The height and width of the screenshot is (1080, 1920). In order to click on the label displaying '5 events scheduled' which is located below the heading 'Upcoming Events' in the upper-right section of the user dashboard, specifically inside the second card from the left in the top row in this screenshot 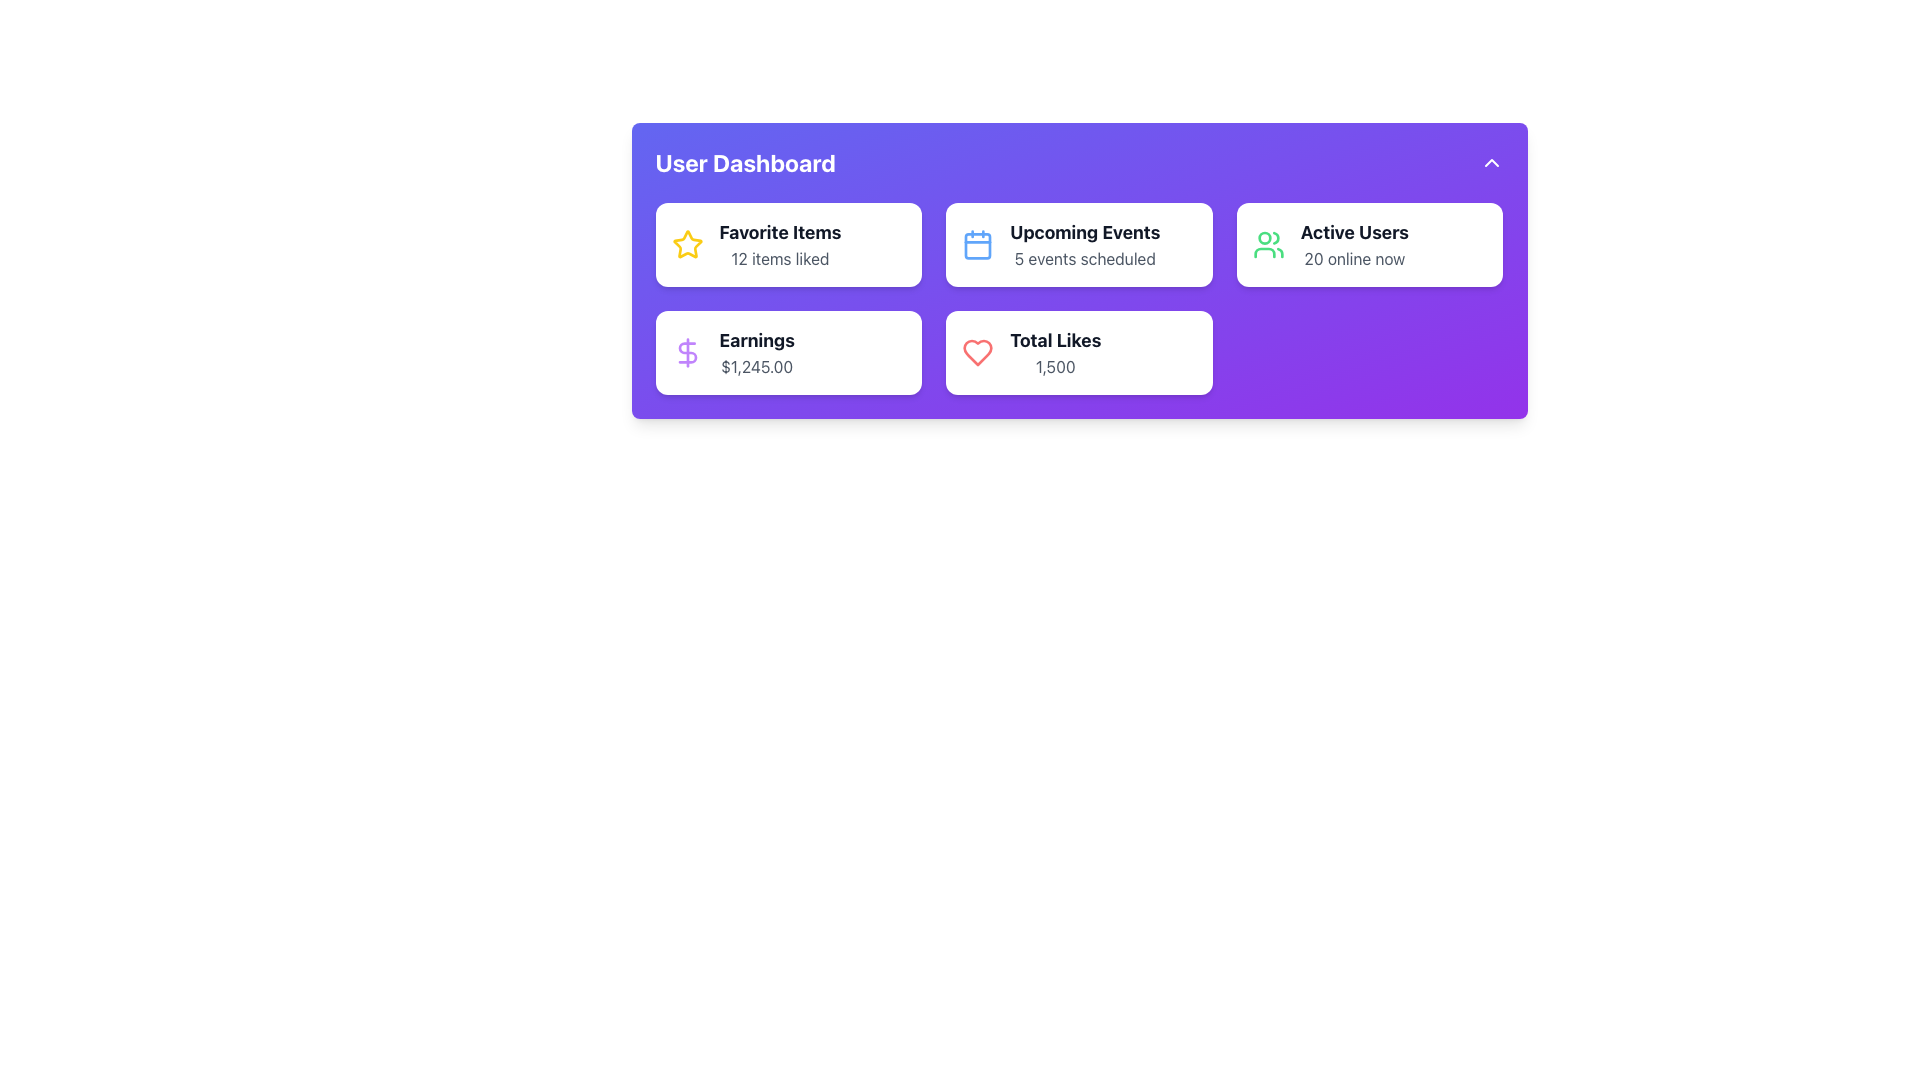, I will do `click(1084, 257)`.